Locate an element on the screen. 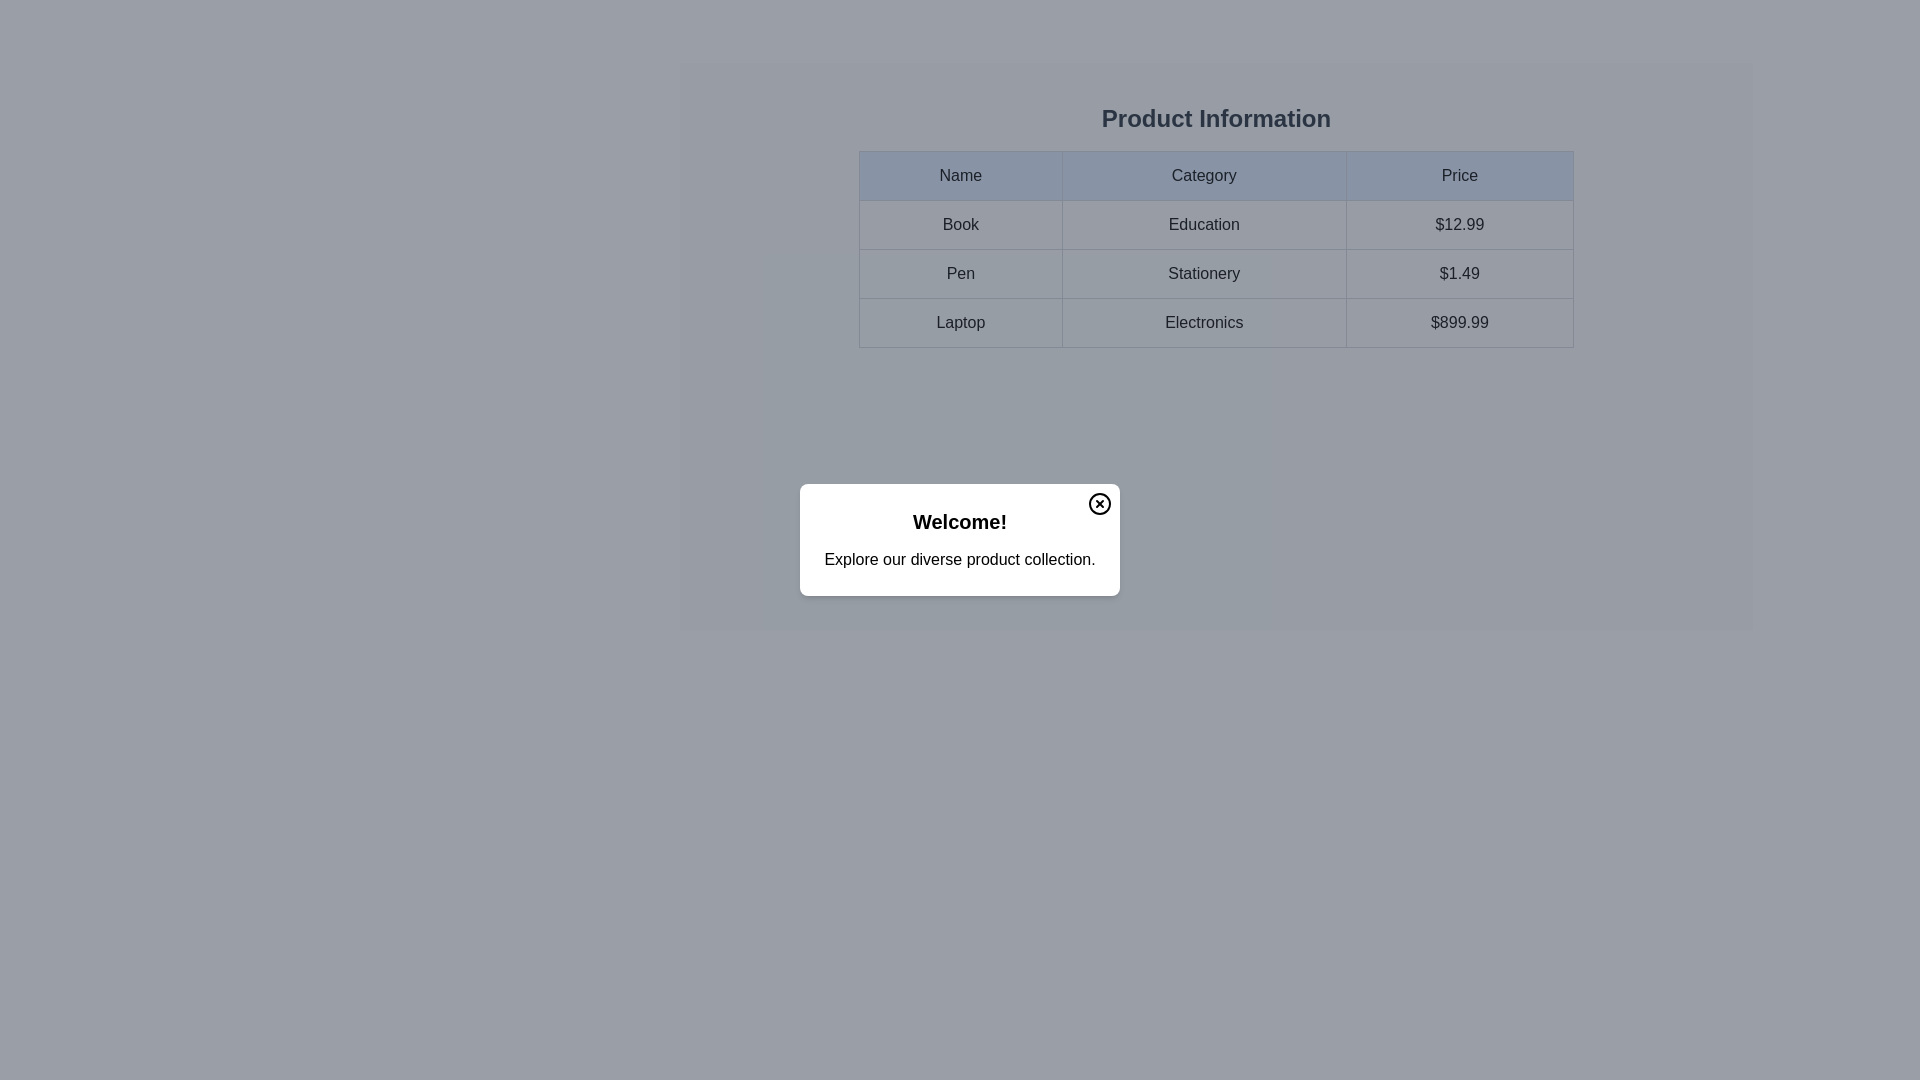  text label representing the product name 'Laptop' located in the first cell under the 'Name' column of the product listing table is located at coordinates (960, 322).